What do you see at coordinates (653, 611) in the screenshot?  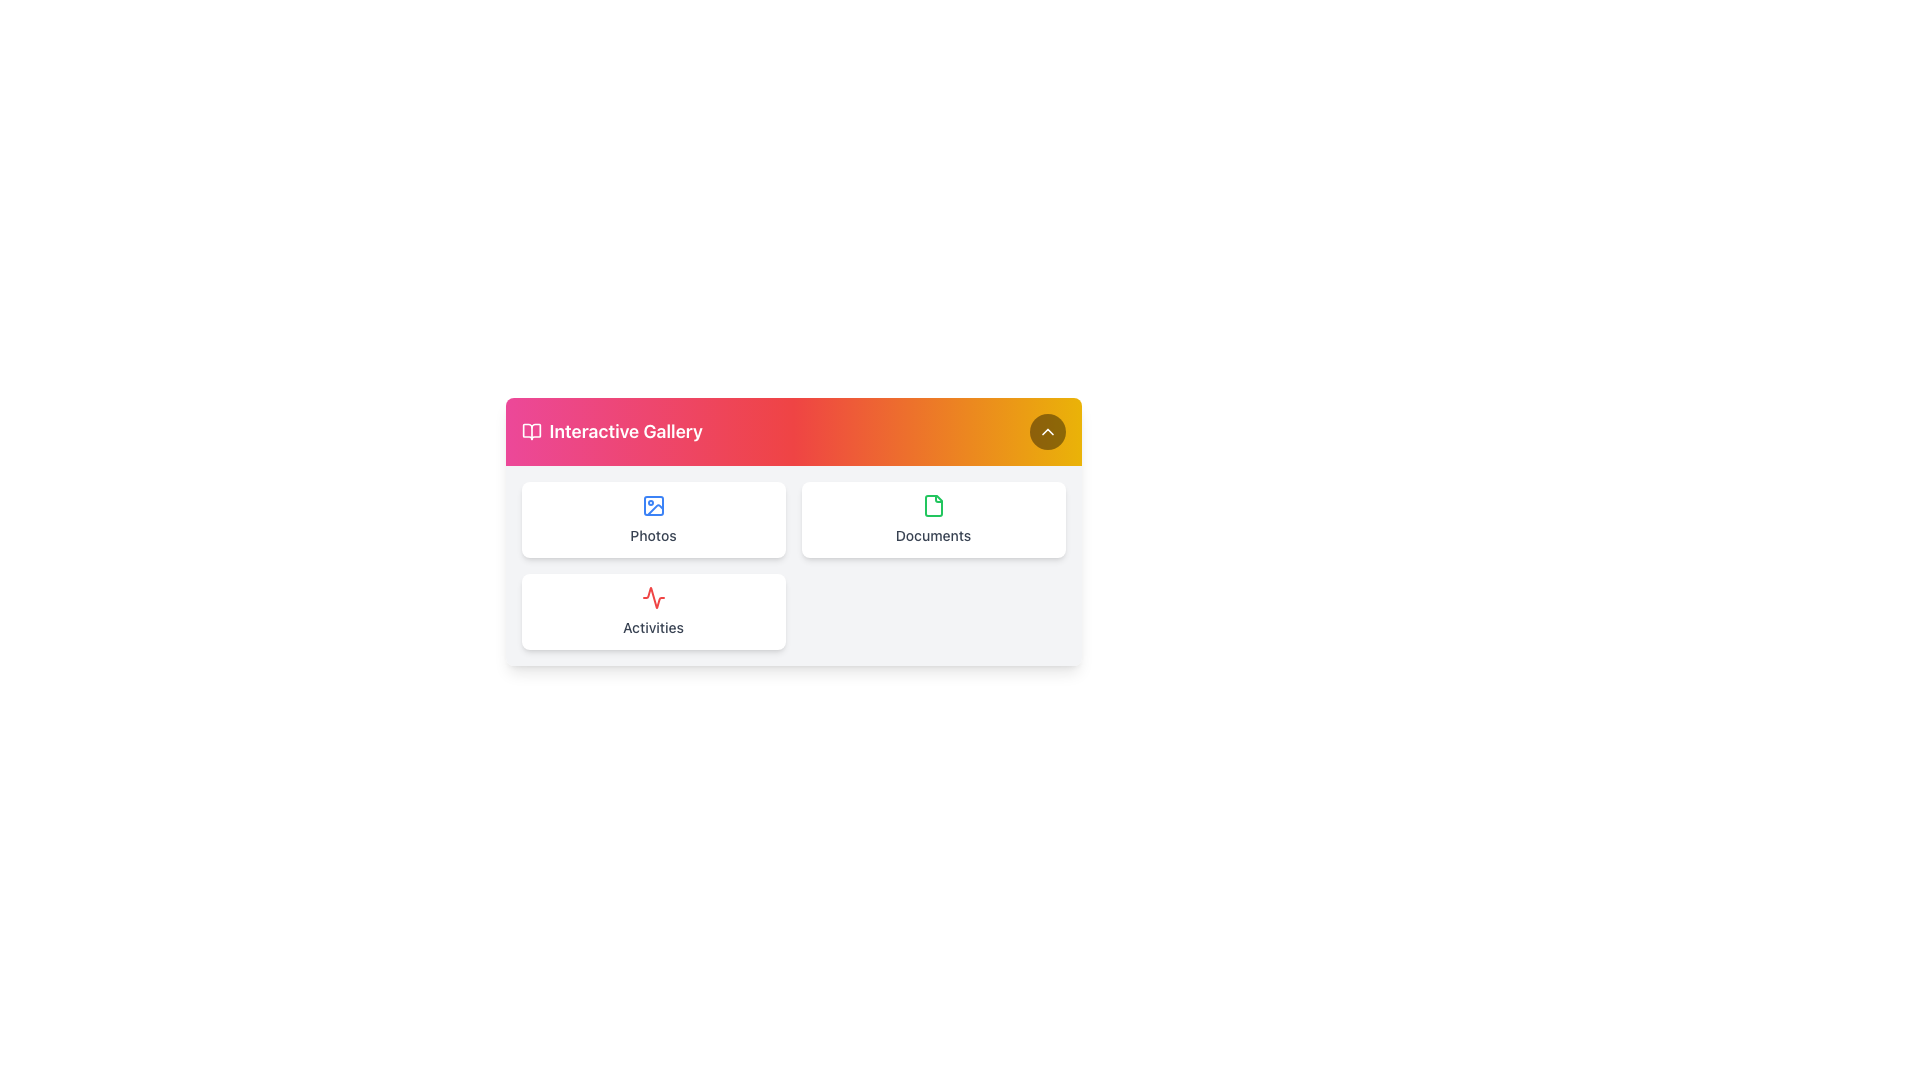 I see `the card item with a white background, rounded corners, and a red waveform icon labeled 'Activities', located in the bottom-left position of the grid layout` at bounding box center [653, 611].